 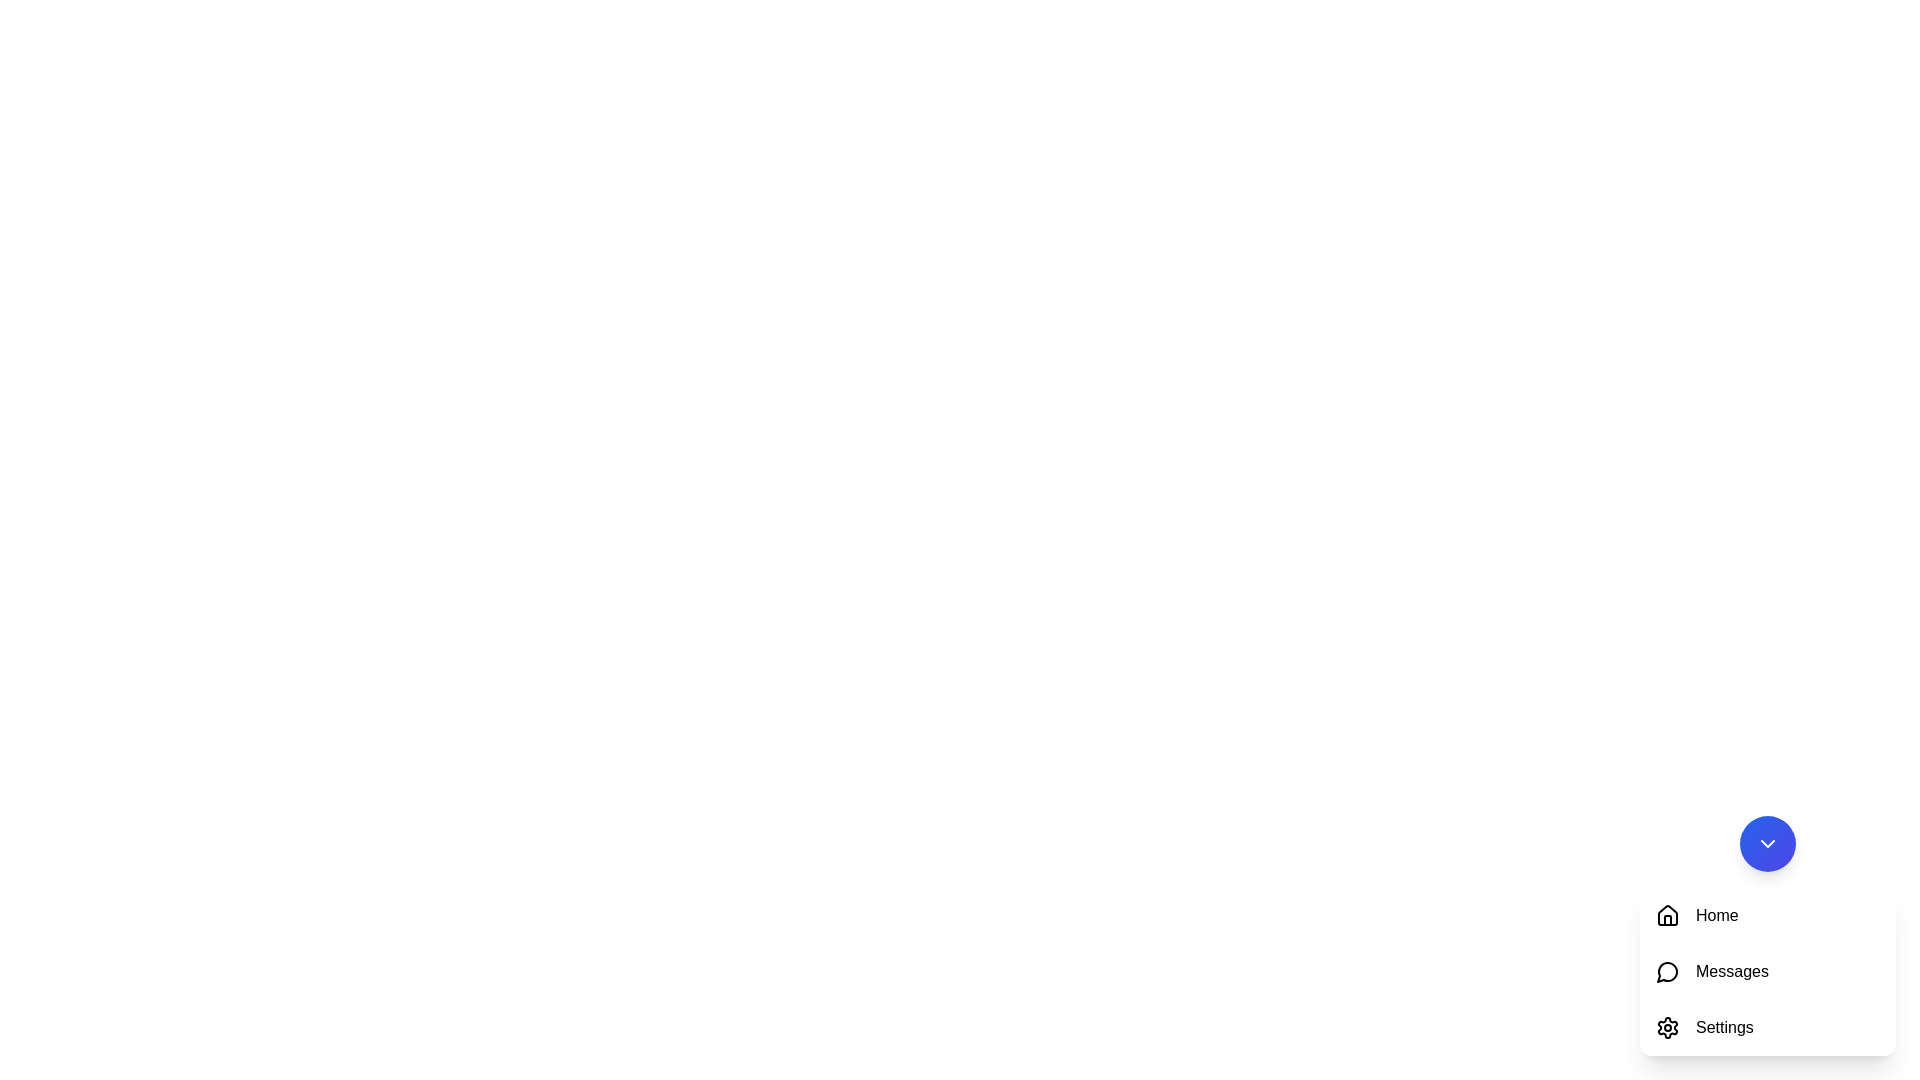 What do you see at coordinates (1716, 915) in the screenshot?
I see `the descriptive label for the 'Home' button, which is located in the vertical menu list right after the house icon` at bounding box center [1716, 915].